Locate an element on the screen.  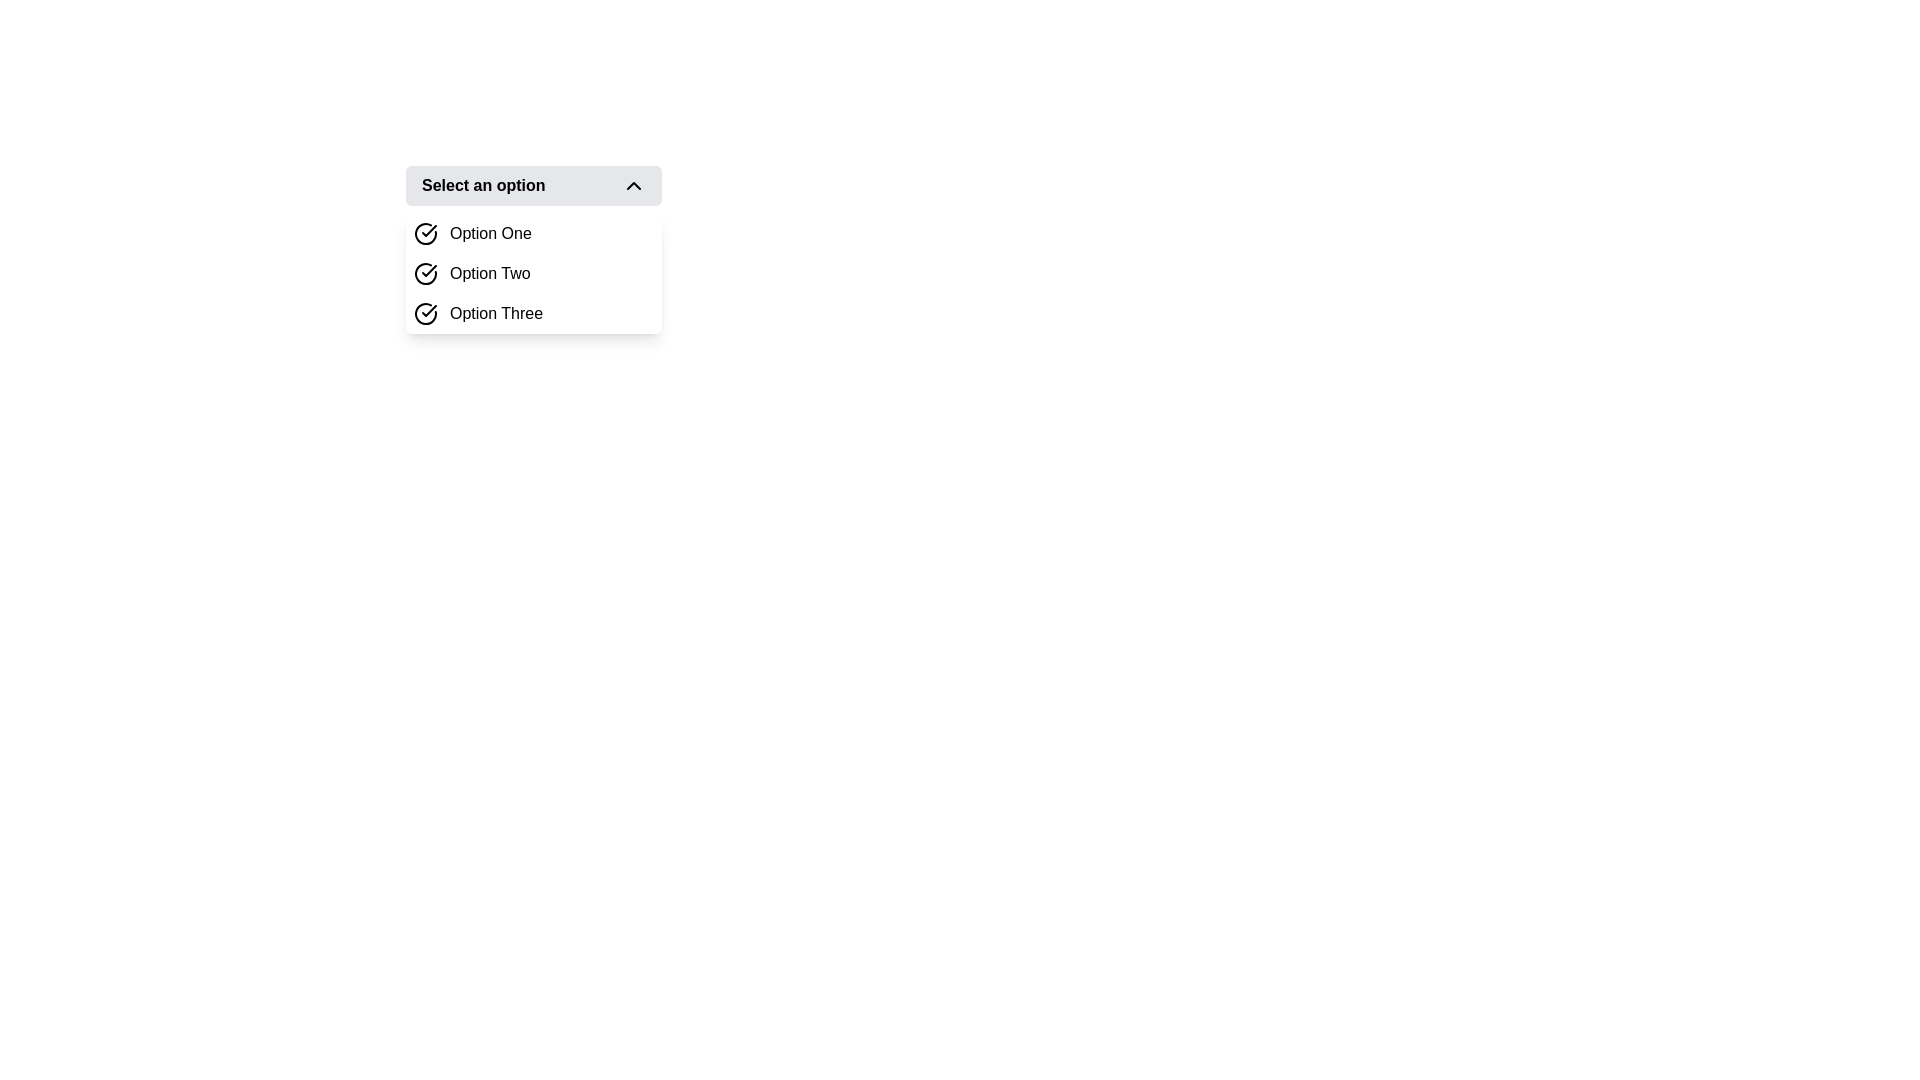
the circled checkmark icon located beside the 'Option Two' label in the dropdown menu is located at coordinates (425, 273).